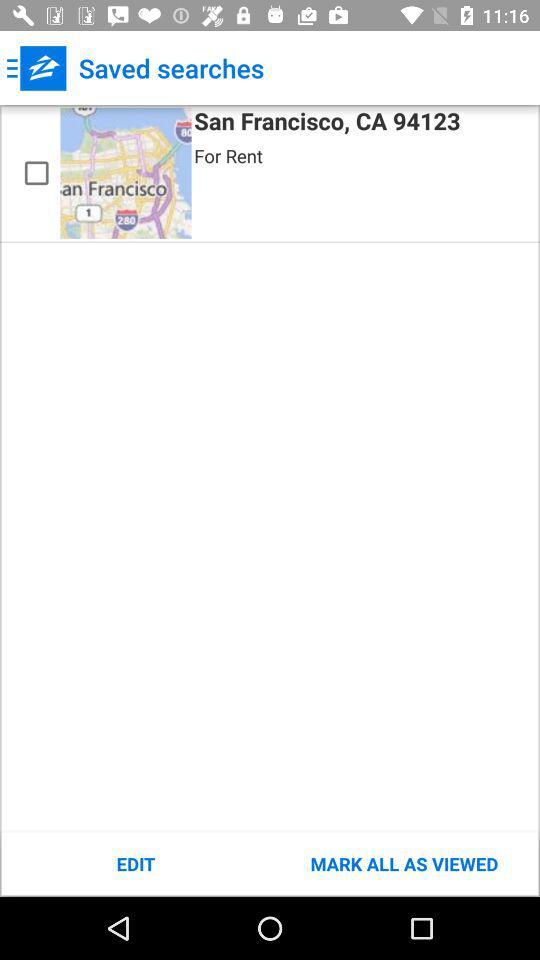 The width and height of the screenshot is (540, 960). Describe the element at coordinates (135, 863) in the screenshot. I see `icon at the bottom left corner` at that location.